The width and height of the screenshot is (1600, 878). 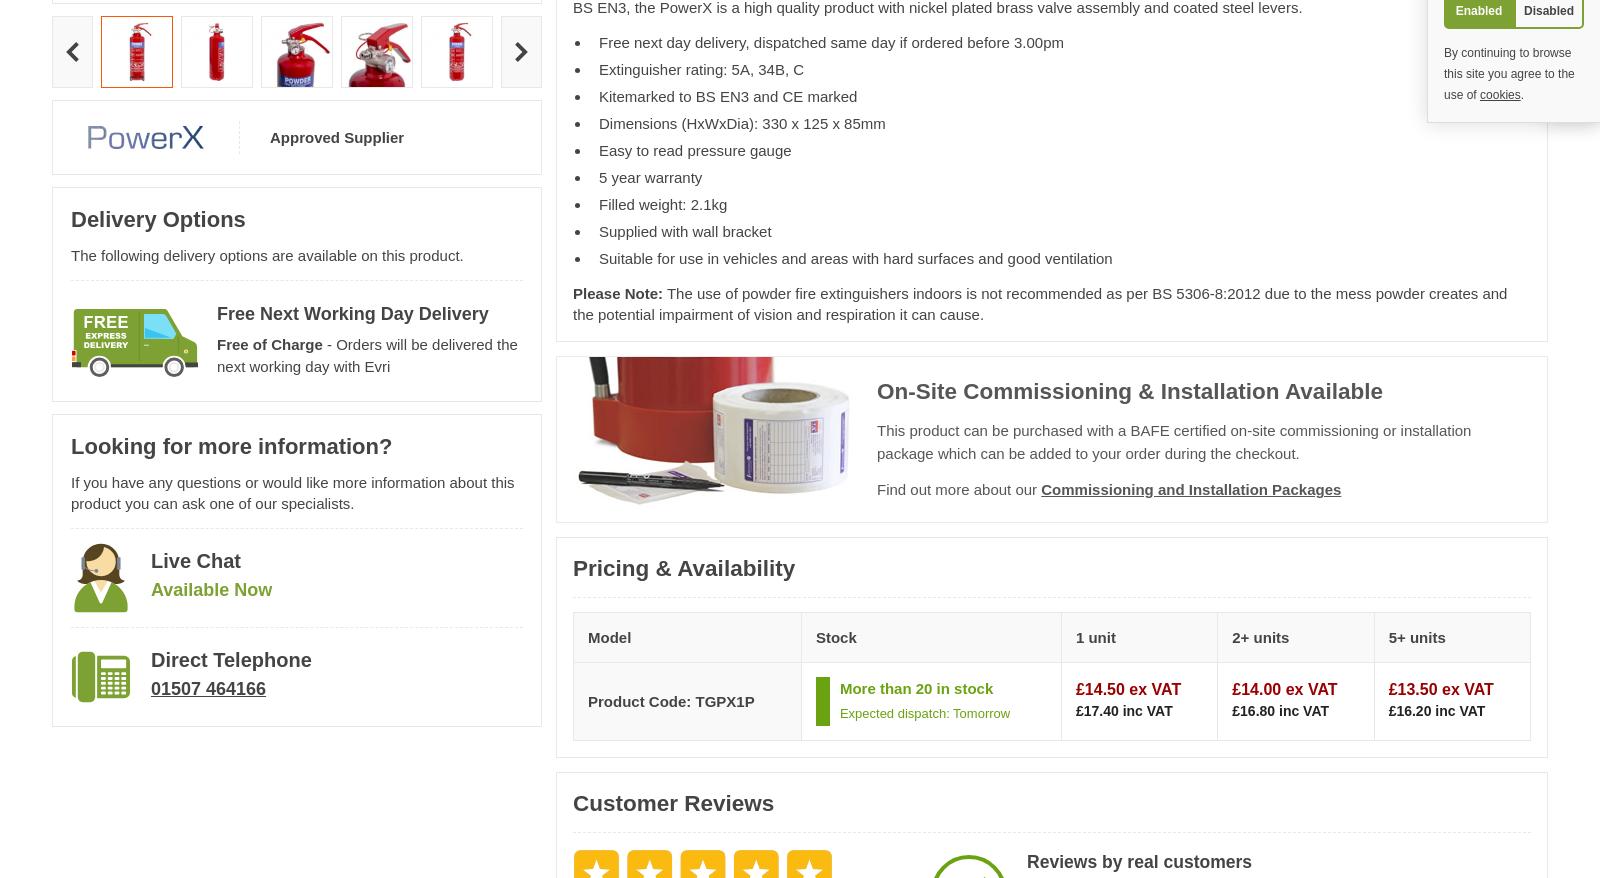 What do you see at coordinates (571, 566) in the screenshot?
I see `'Pricing & Availability'` at bounding box center [571, 566].